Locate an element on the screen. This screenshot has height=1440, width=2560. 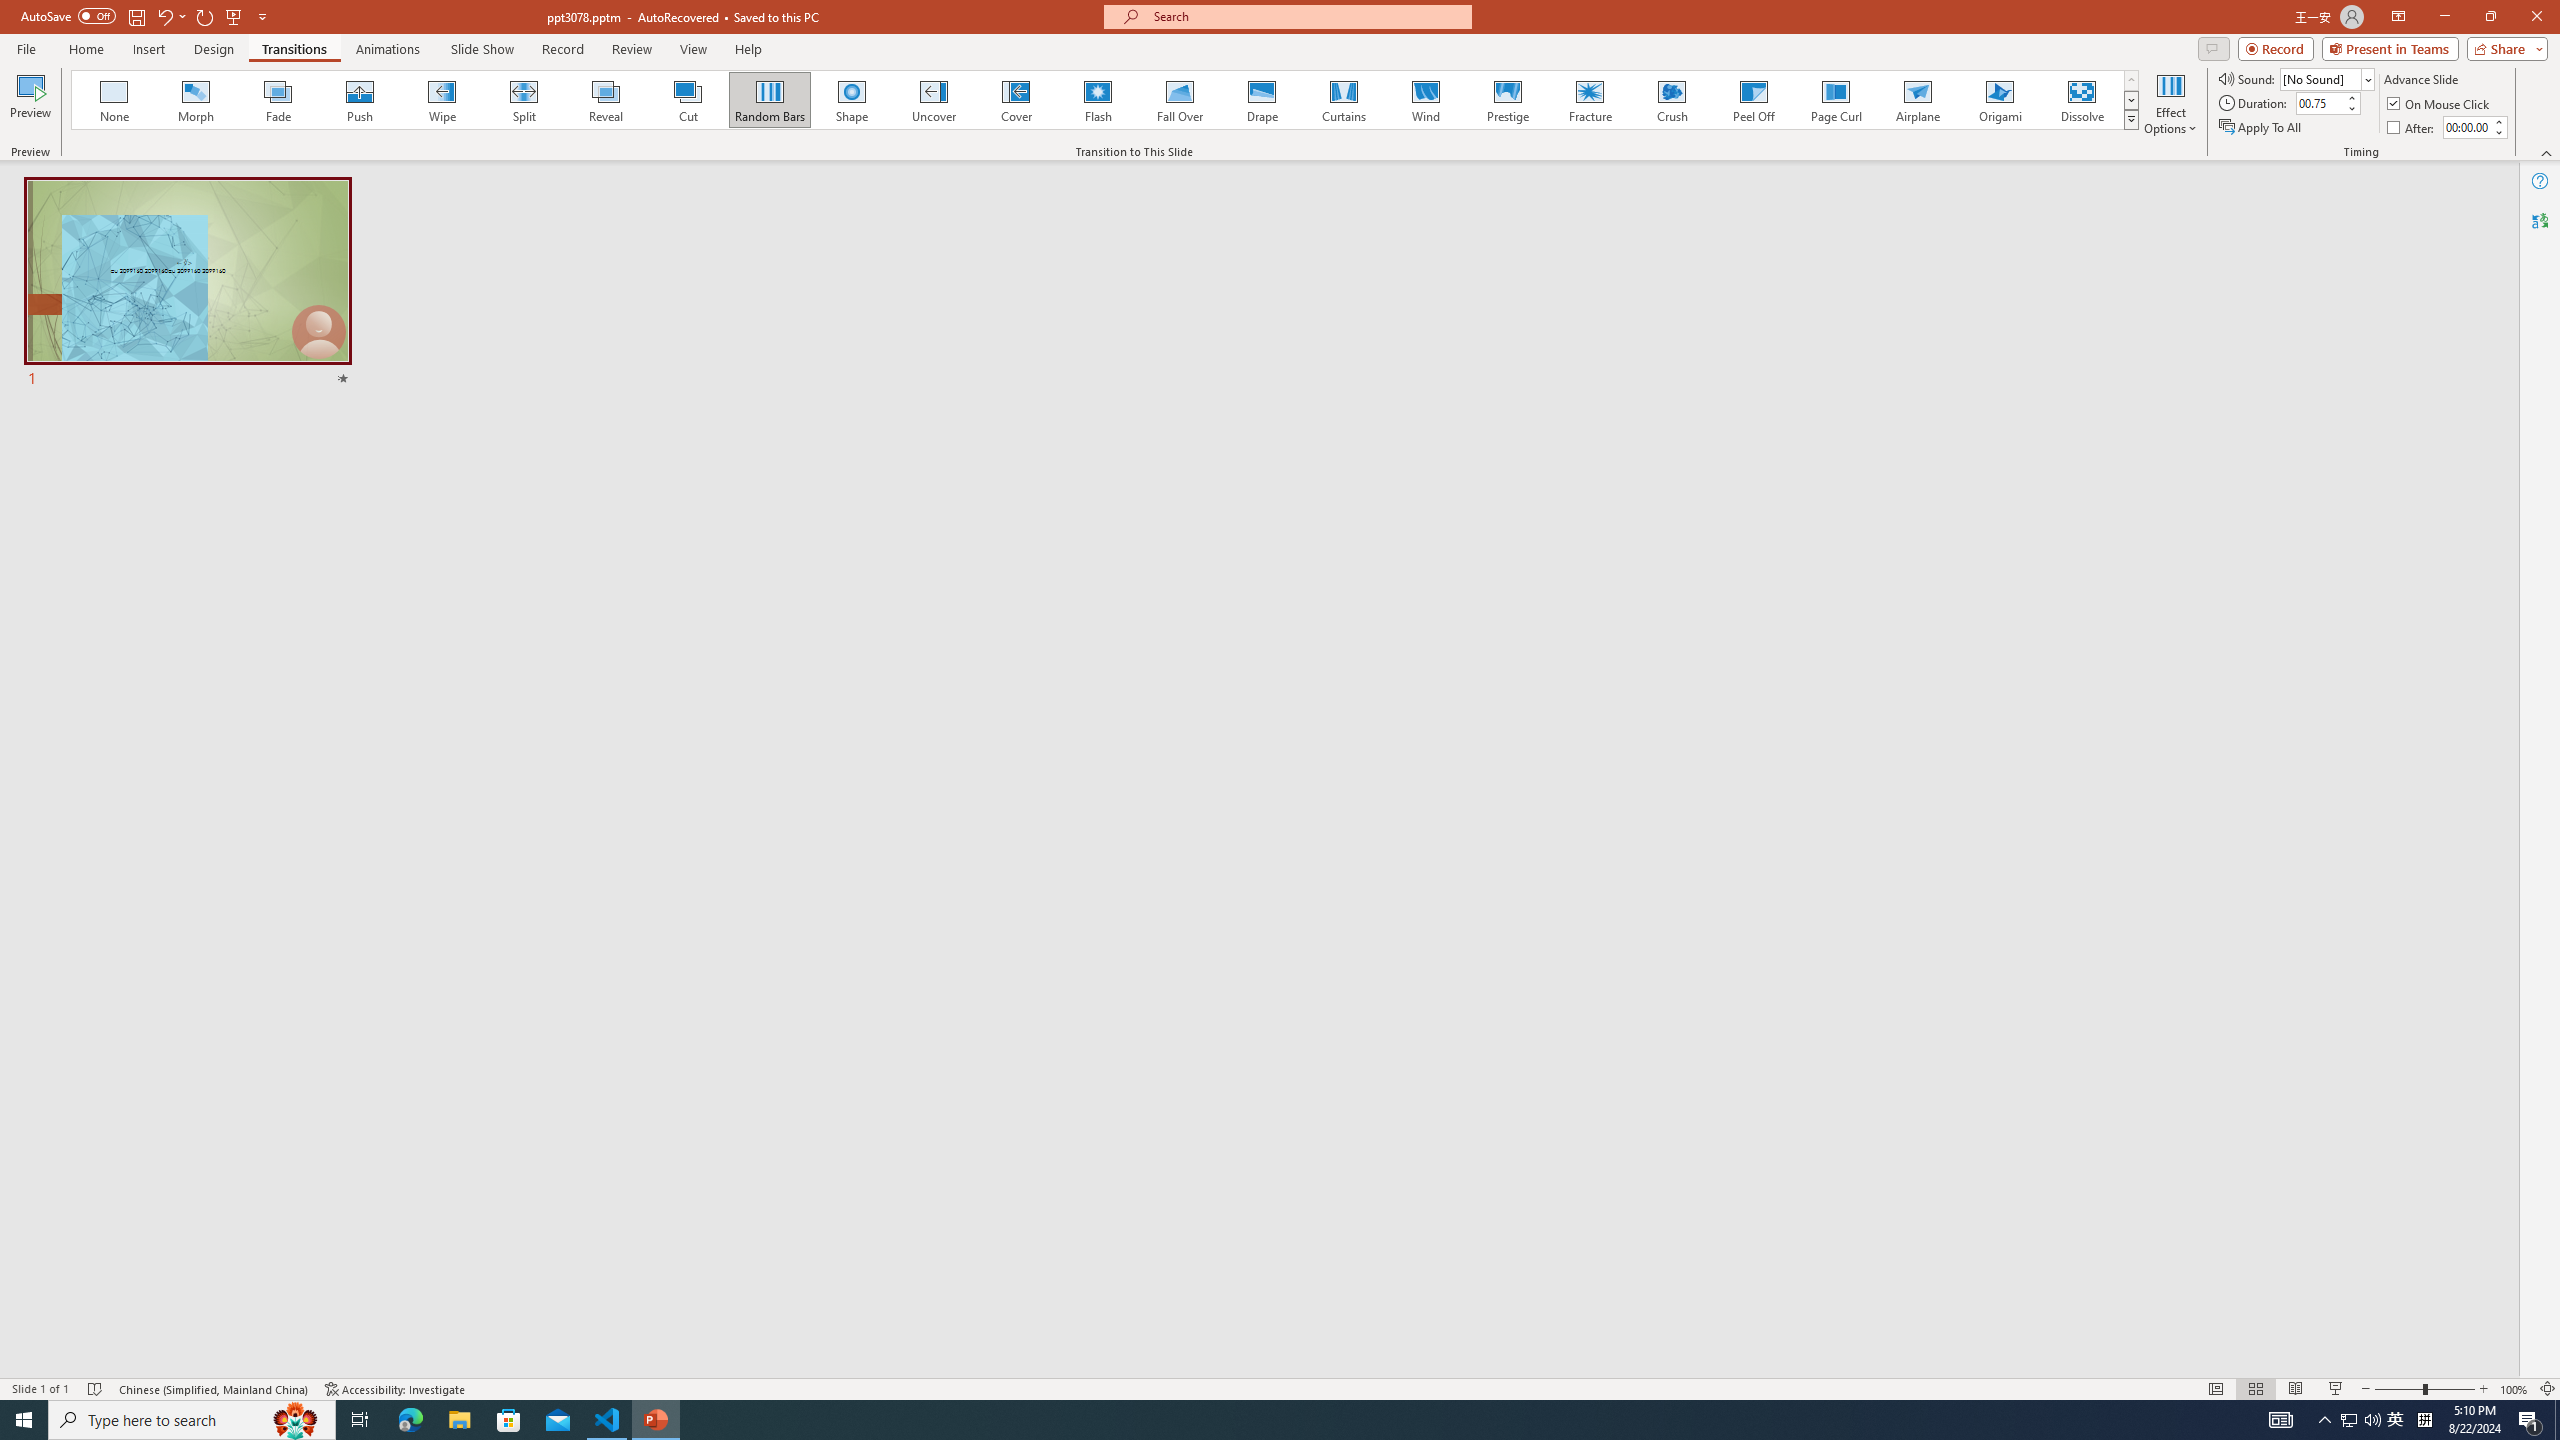
'Wind' is located at coordinates (1424, 99).